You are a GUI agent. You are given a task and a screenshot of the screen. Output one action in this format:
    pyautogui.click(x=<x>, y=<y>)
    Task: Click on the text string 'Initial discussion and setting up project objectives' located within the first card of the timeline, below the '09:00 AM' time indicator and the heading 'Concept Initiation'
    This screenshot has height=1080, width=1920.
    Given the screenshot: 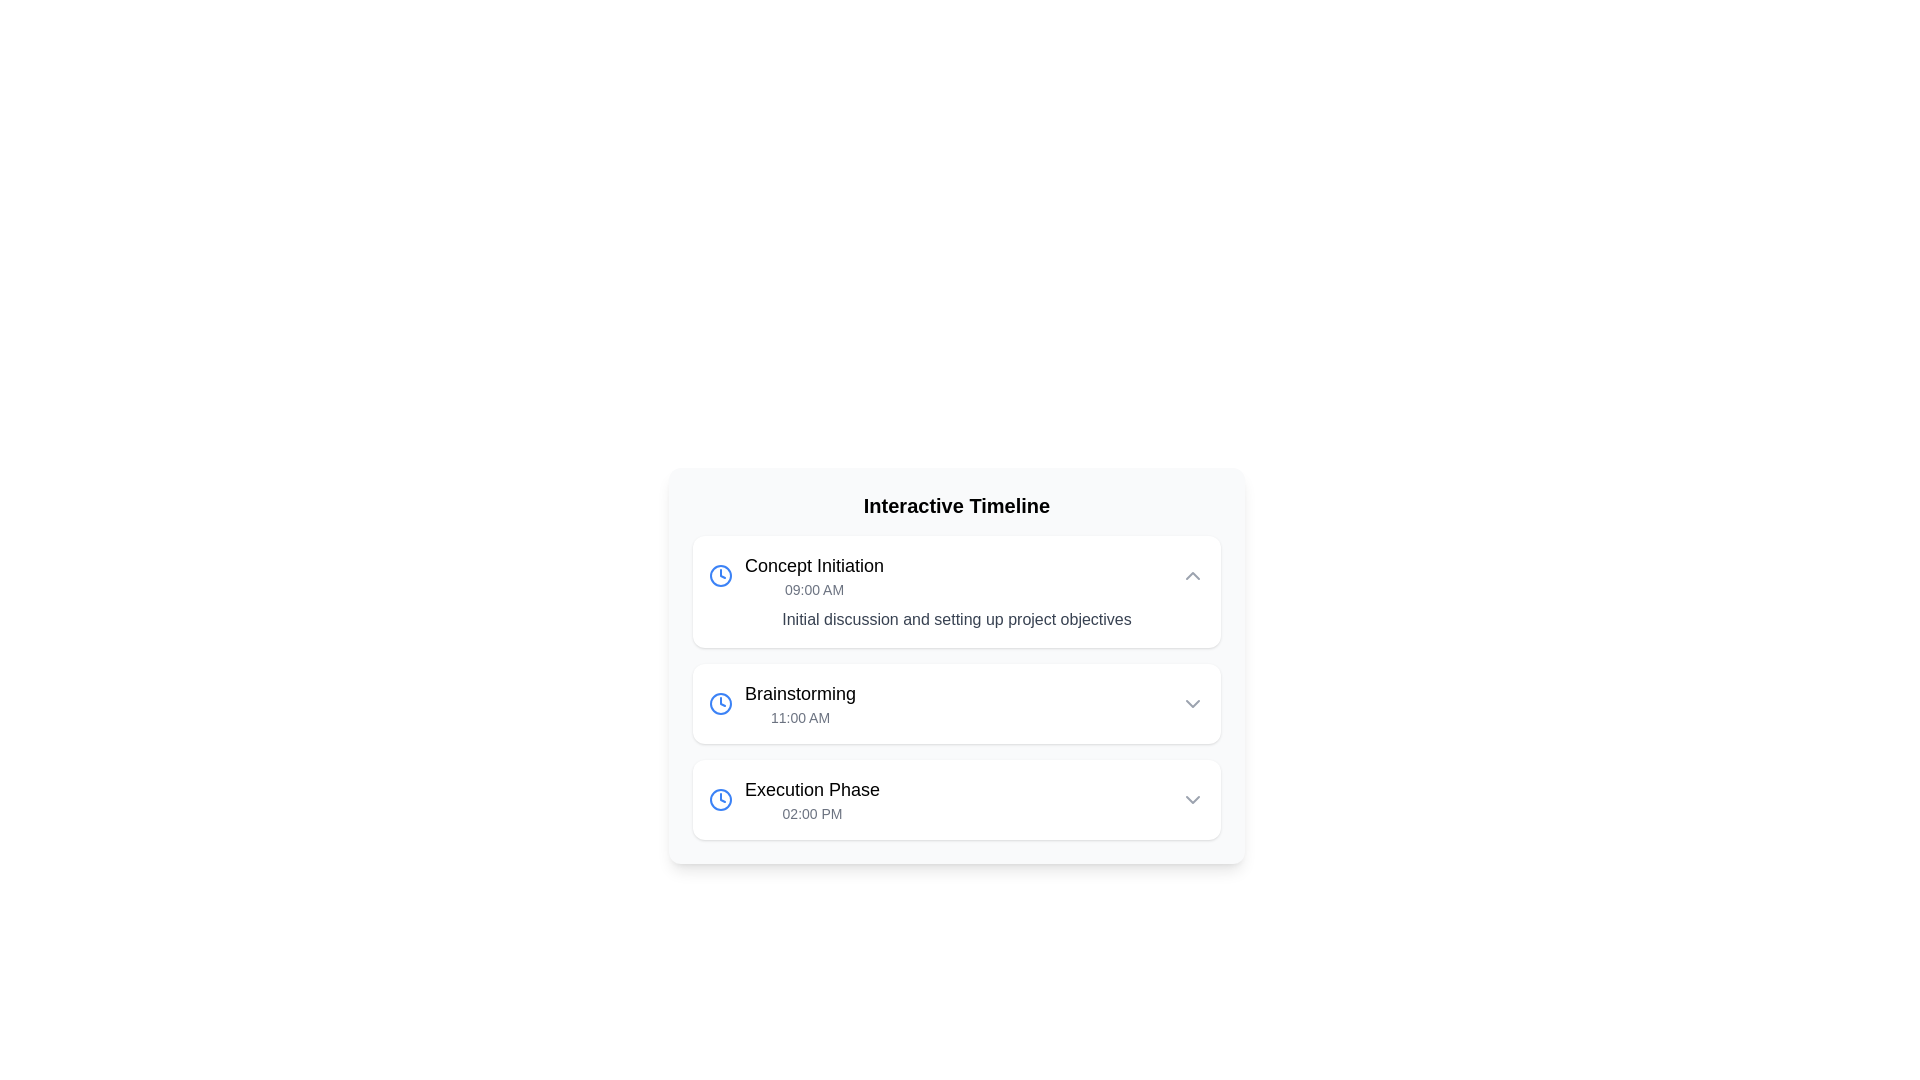 What is the action you would take?
    pyautogui.click(x=955, y=619)
    